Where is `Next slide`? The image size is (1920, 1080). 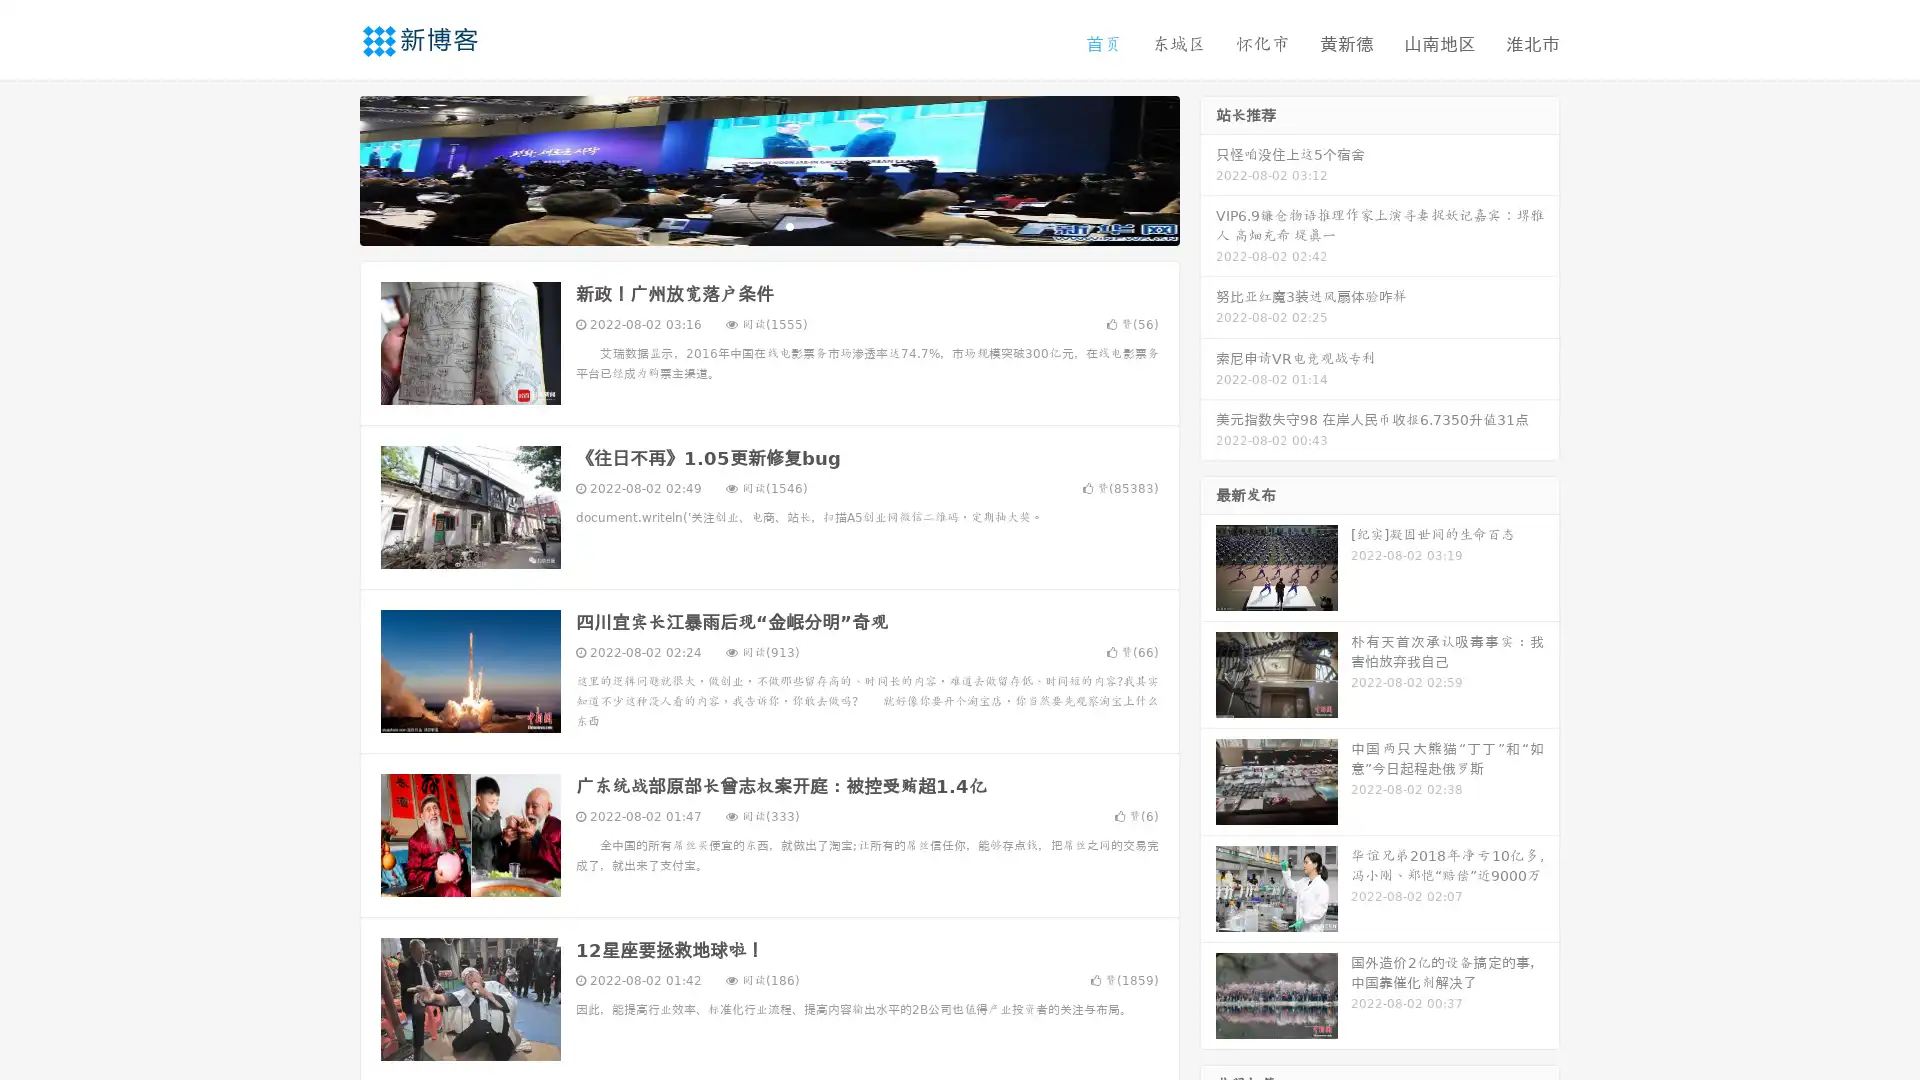
Next slide is located at coordinates (1208, 168).